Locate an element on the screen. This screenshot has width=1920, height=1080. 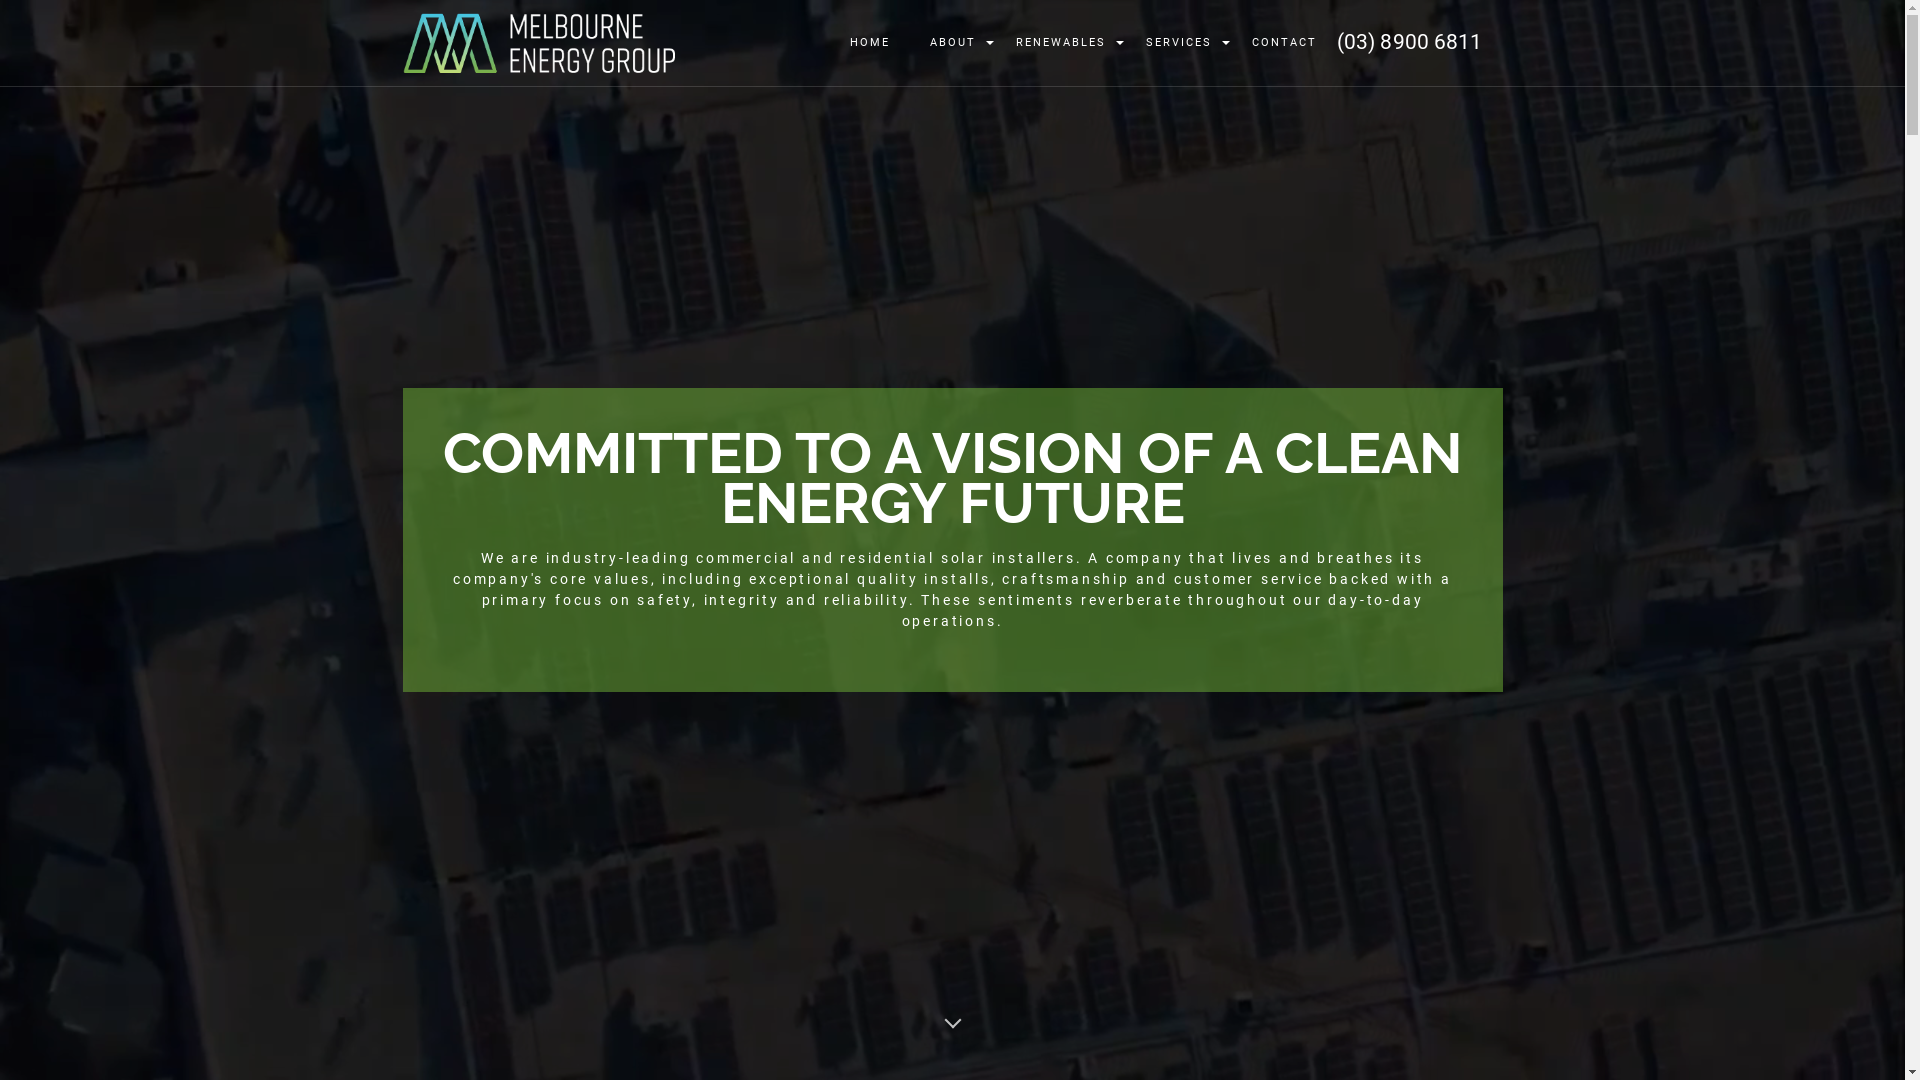
'HOME' is located at coordinates (869, 43).